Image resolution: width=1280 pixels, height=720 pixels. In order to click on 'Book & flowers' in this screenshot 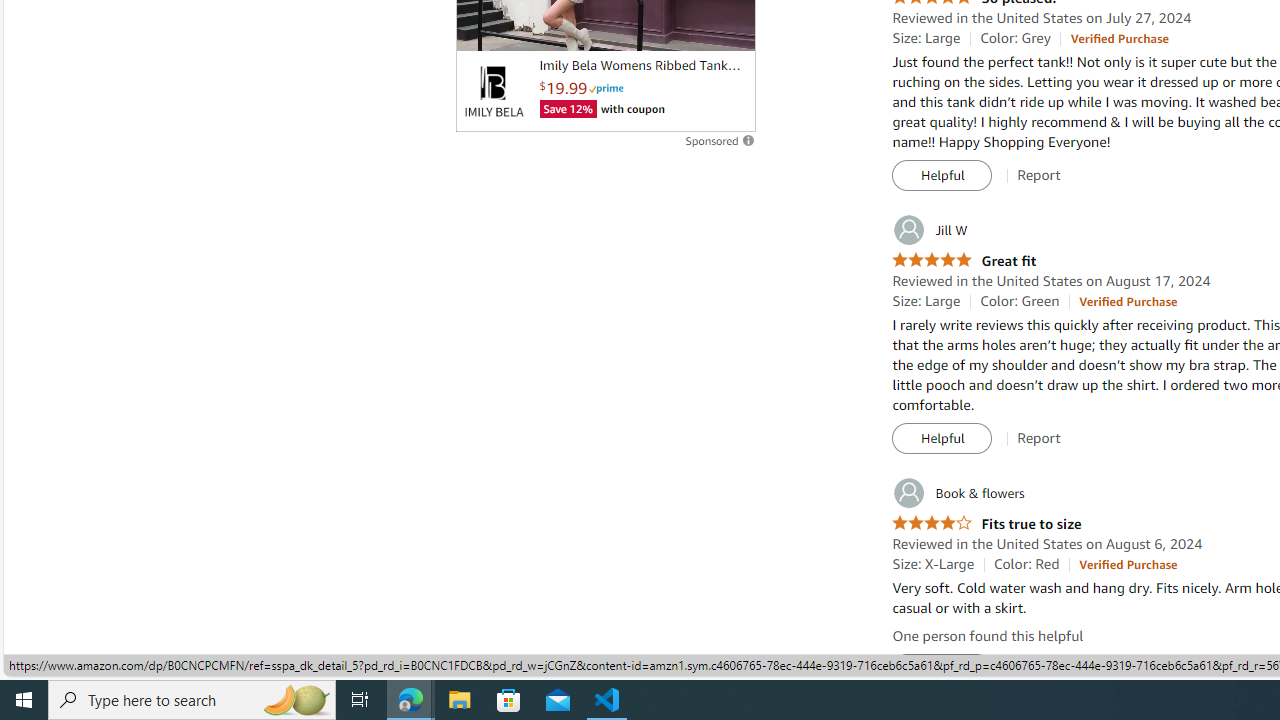, I will do `click(957, 493)`.